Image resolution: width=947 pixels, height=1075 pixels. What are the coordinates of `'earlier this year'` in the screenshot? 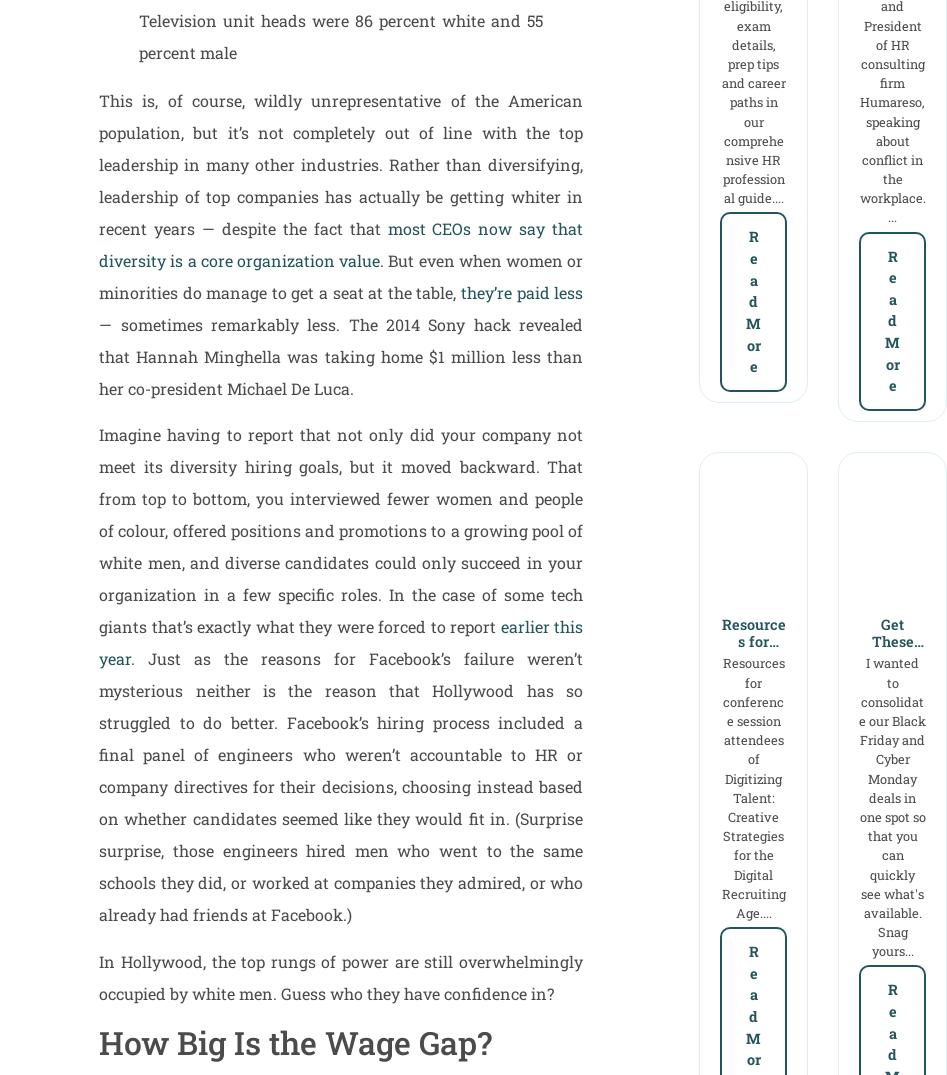 It's located at (340, 642).